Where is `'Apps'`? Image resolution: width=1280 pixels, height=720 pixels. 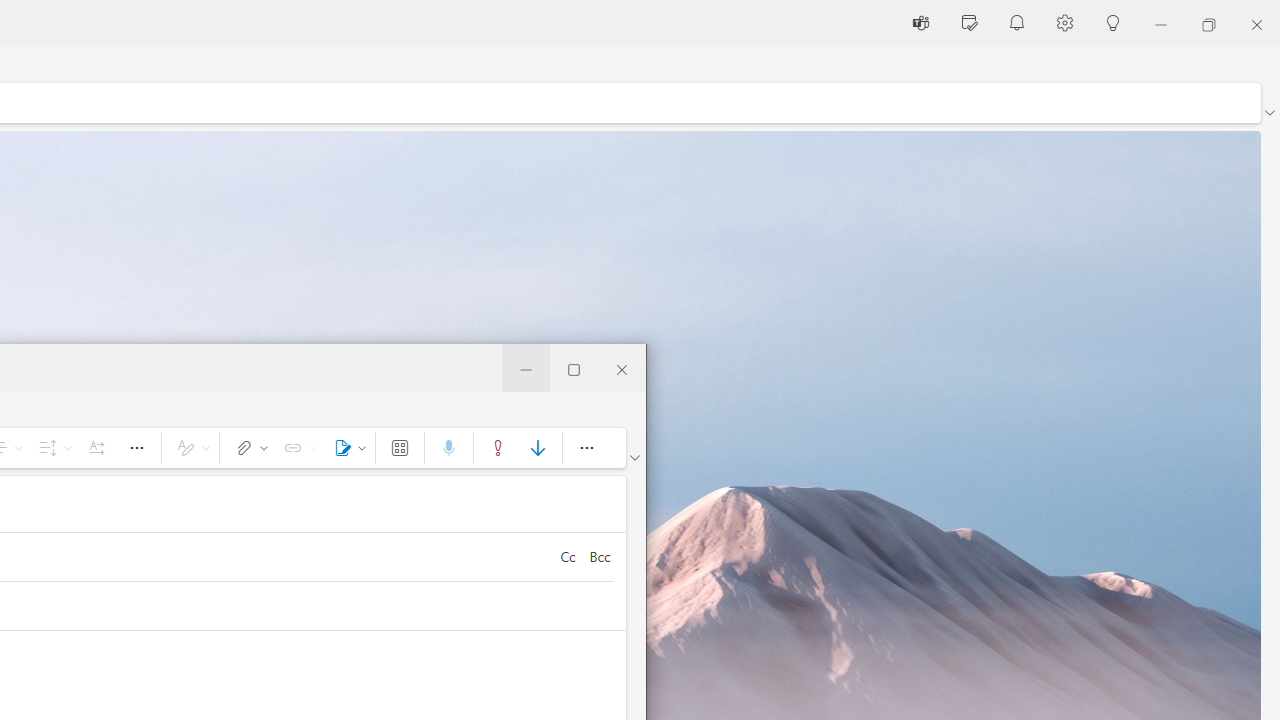
'Apps' is located at coordinates (400, 446).